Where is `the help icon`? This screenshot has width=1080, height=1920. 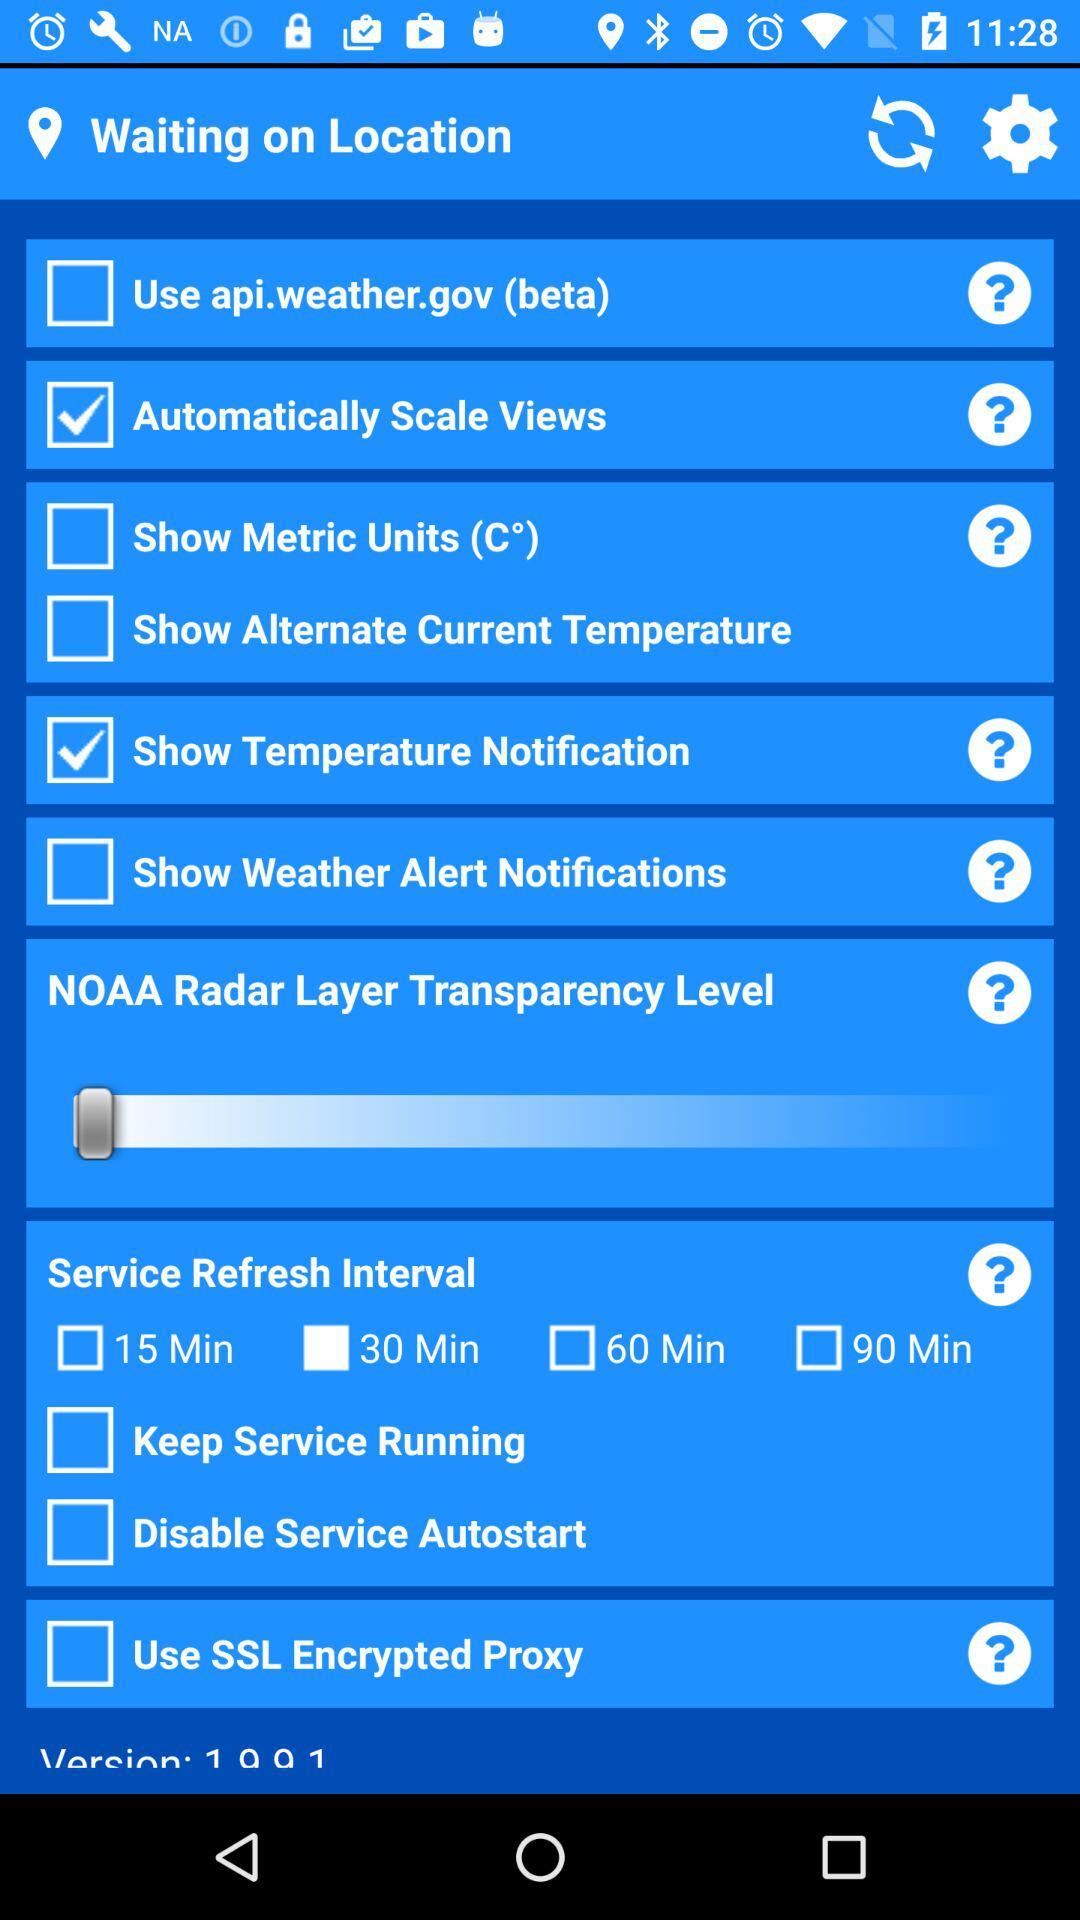
the help icon is located at coordinates (999, 536).